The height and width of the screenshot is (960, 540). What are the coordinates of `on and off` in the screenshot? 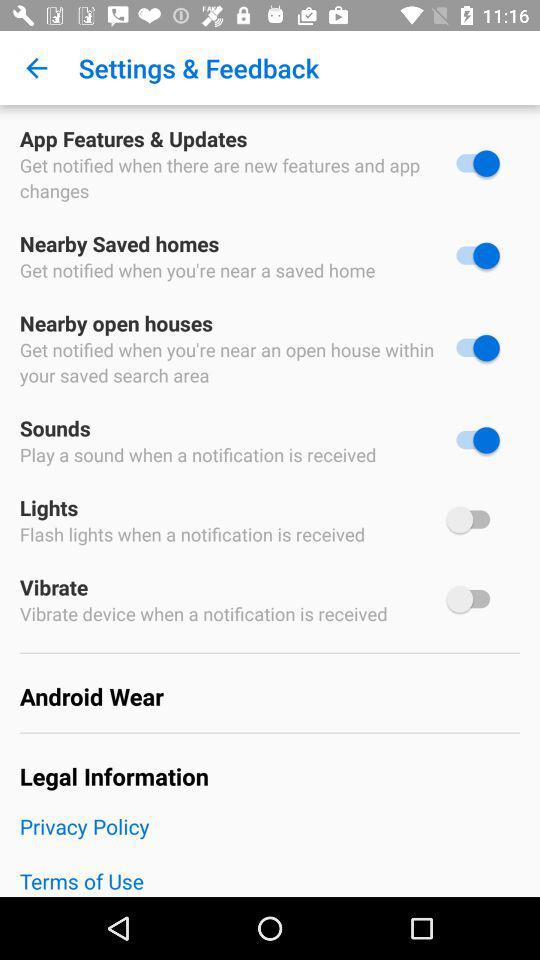 It's located at (472, 348).